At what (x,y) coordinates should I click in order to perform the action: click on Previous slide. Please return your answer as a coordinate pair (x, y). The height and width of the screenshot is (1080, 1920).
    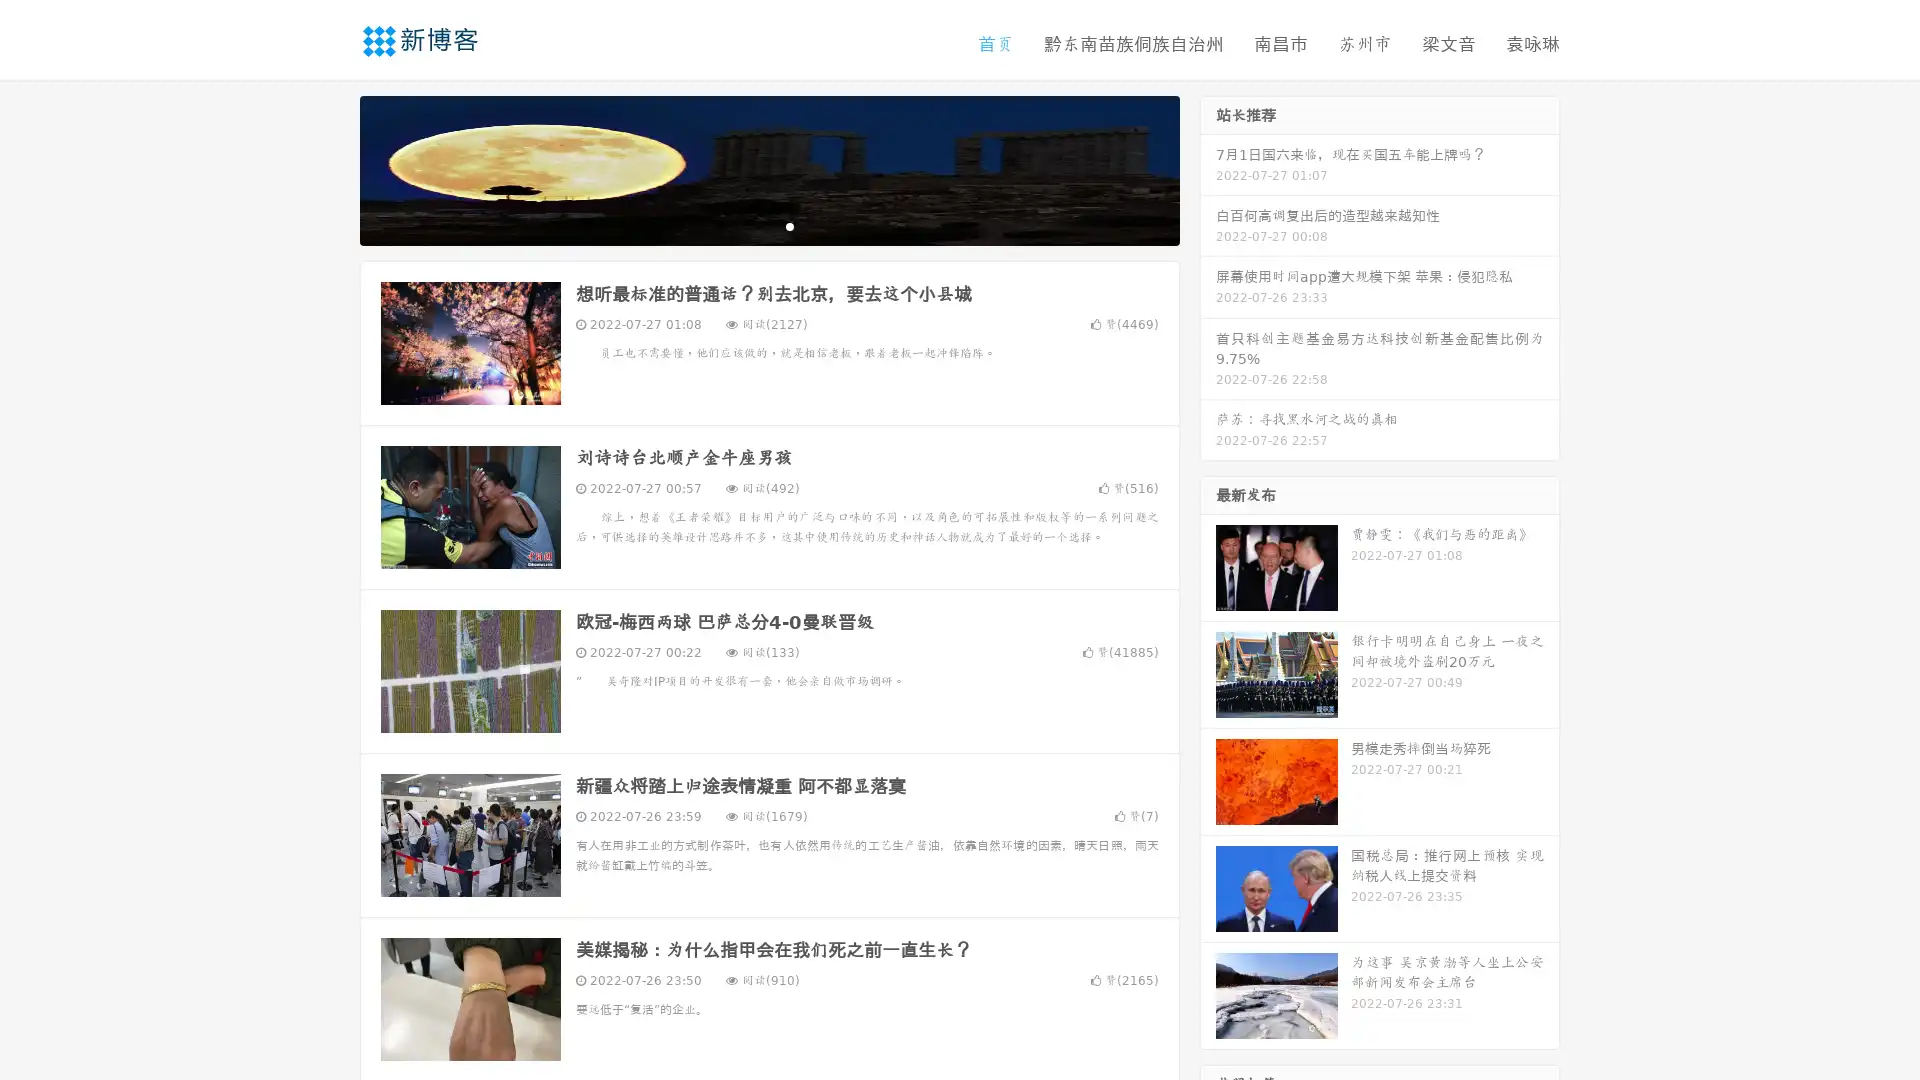
    Looking at the image, I should click on (330, 168).